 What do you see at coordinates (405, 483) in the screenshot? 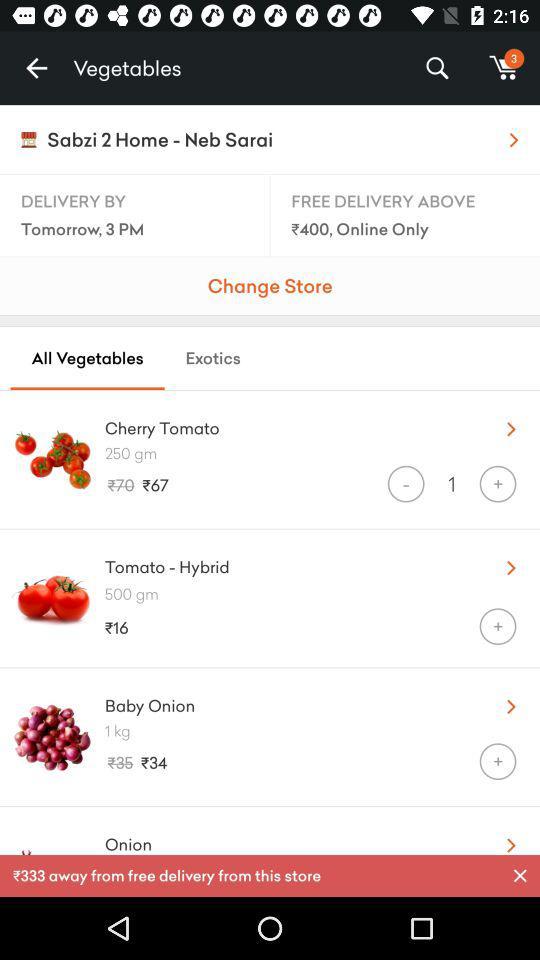
I see `item to the left of the 1` at bounding box center [405, 483].